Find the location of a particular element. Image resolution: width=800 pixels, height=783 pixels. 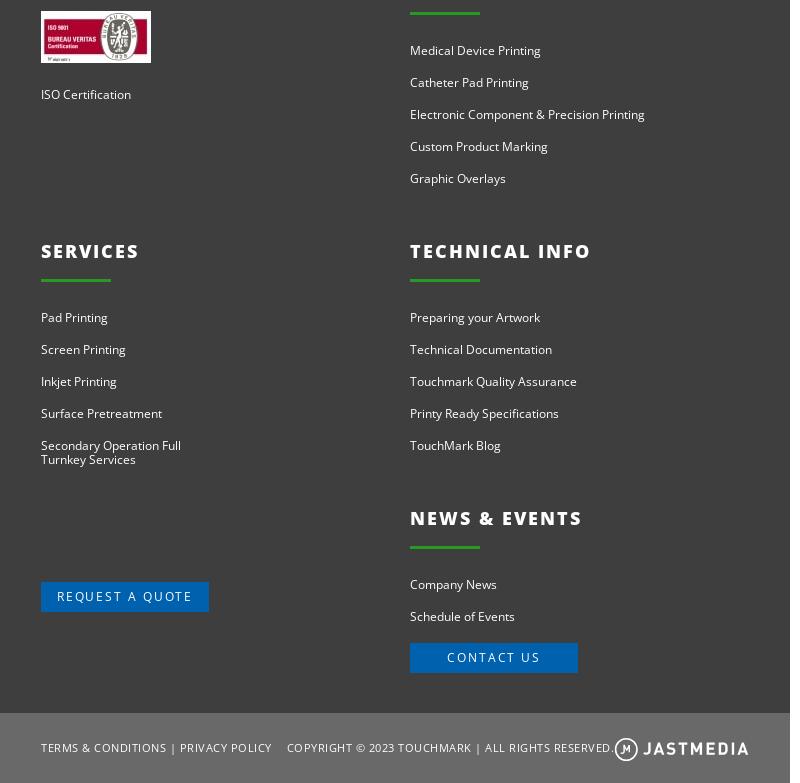

'Screen Printing' is located at coordinates (83, 349).